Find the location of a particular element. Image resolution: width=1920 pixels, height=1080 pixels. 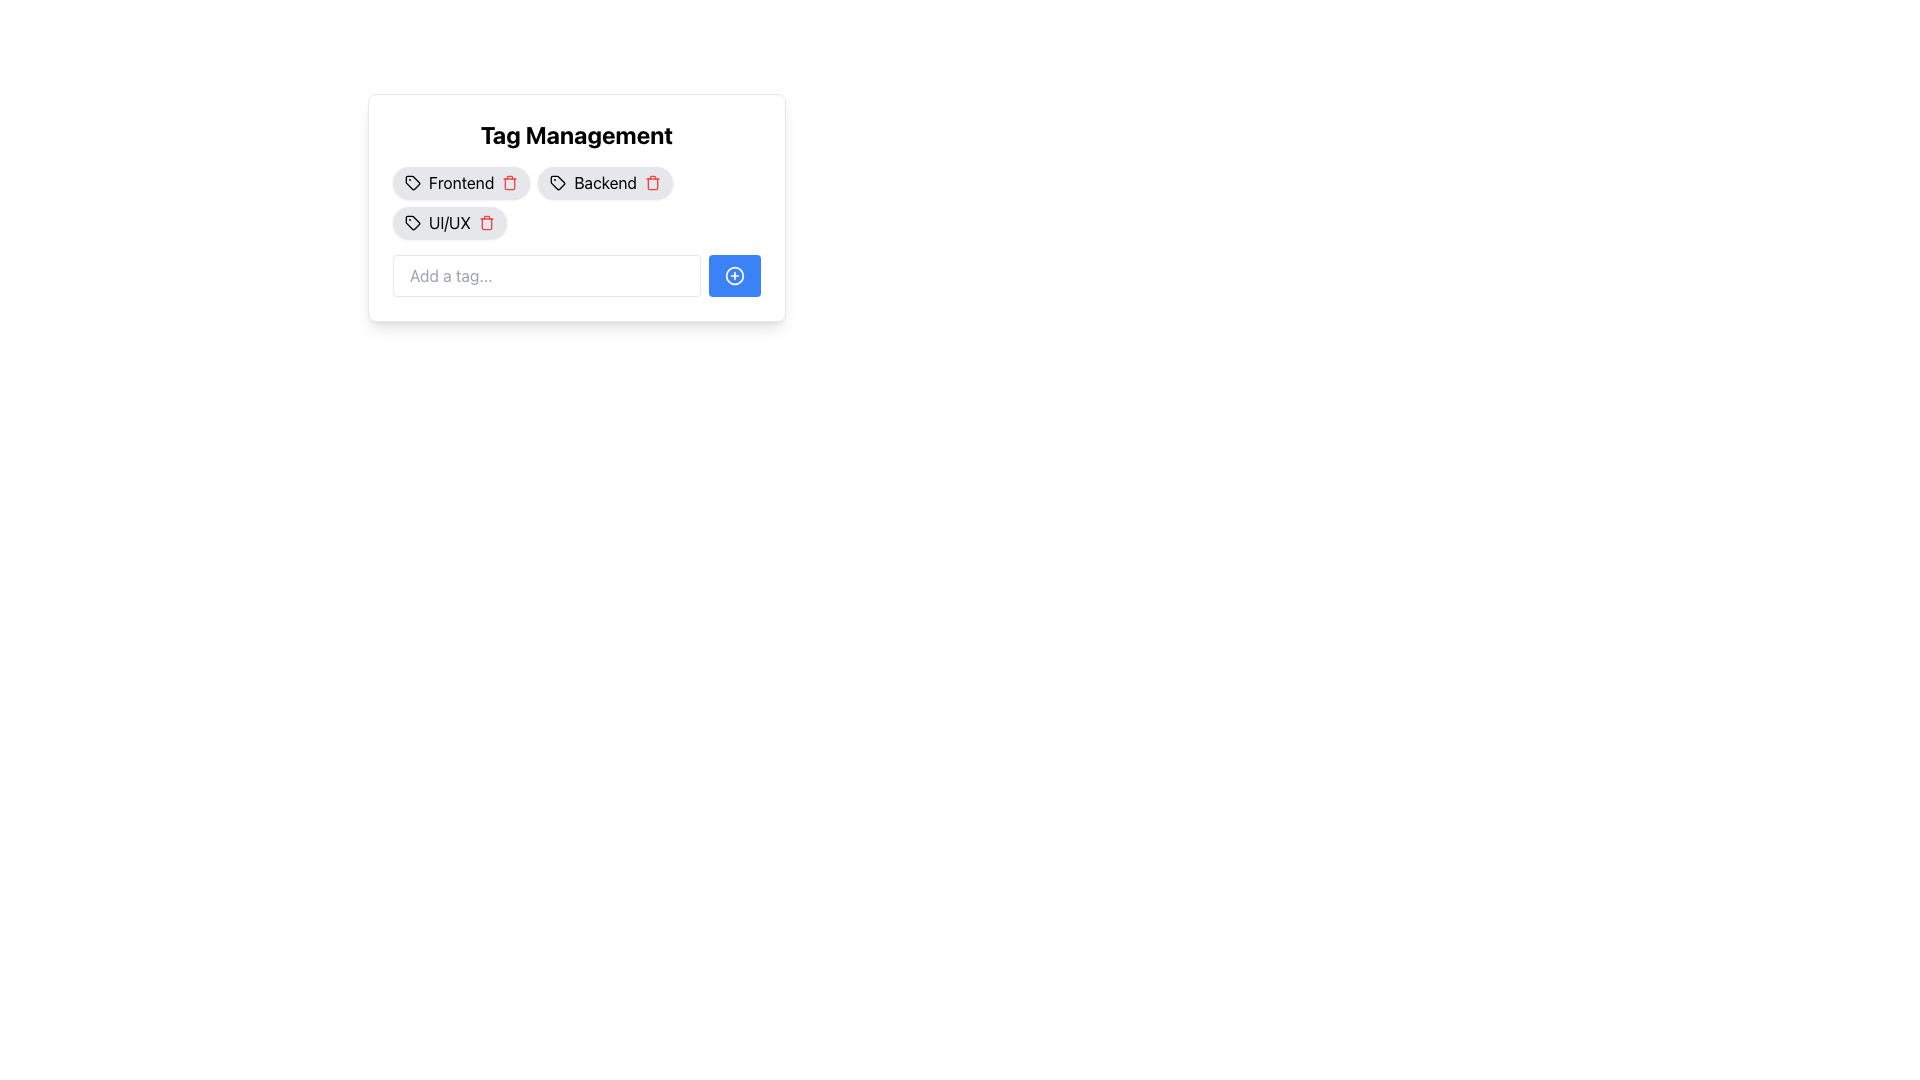

the red delete icon on the Tag component labeled 'UI/UX' is located at coordinates (449, 223).